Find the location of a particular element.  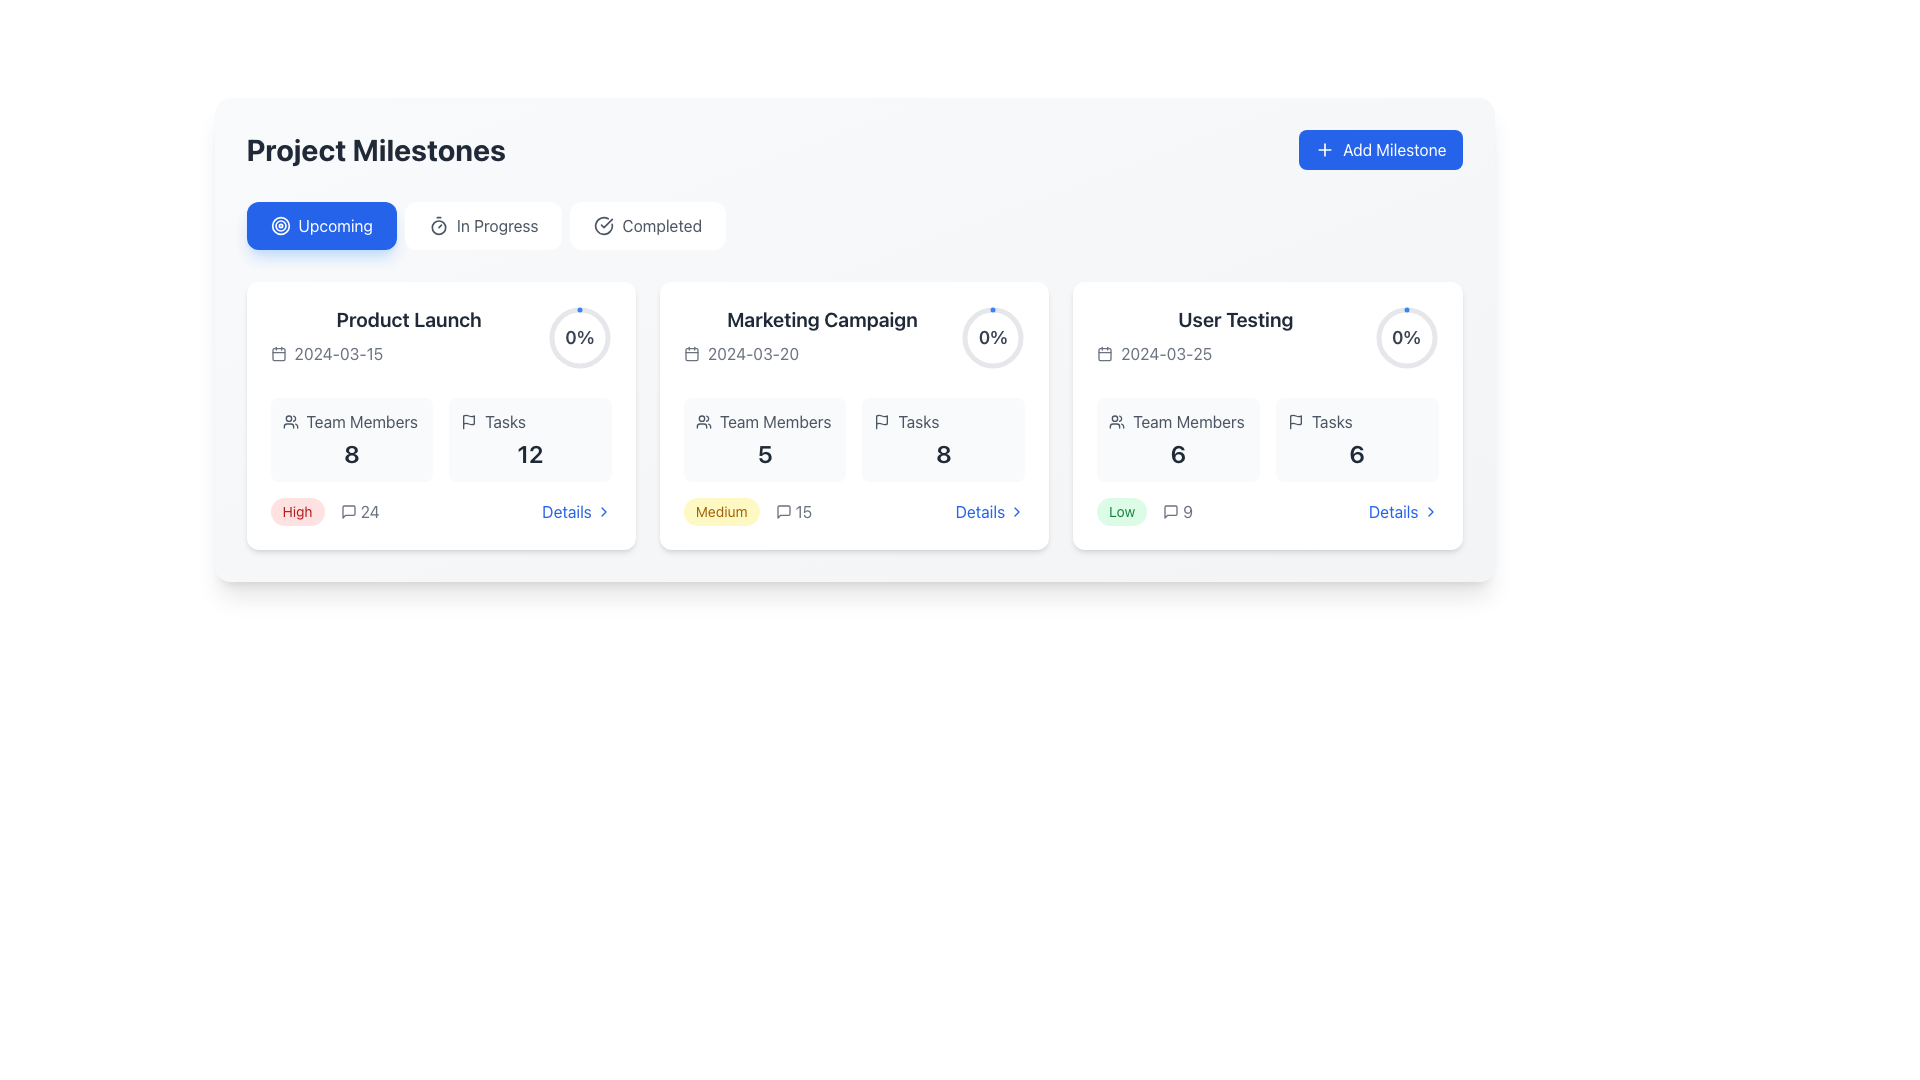

the 'Completed' status icon located to the left of the 'Completed' text in the navigation section at the top of the content area is located at coordinates (603, 225).